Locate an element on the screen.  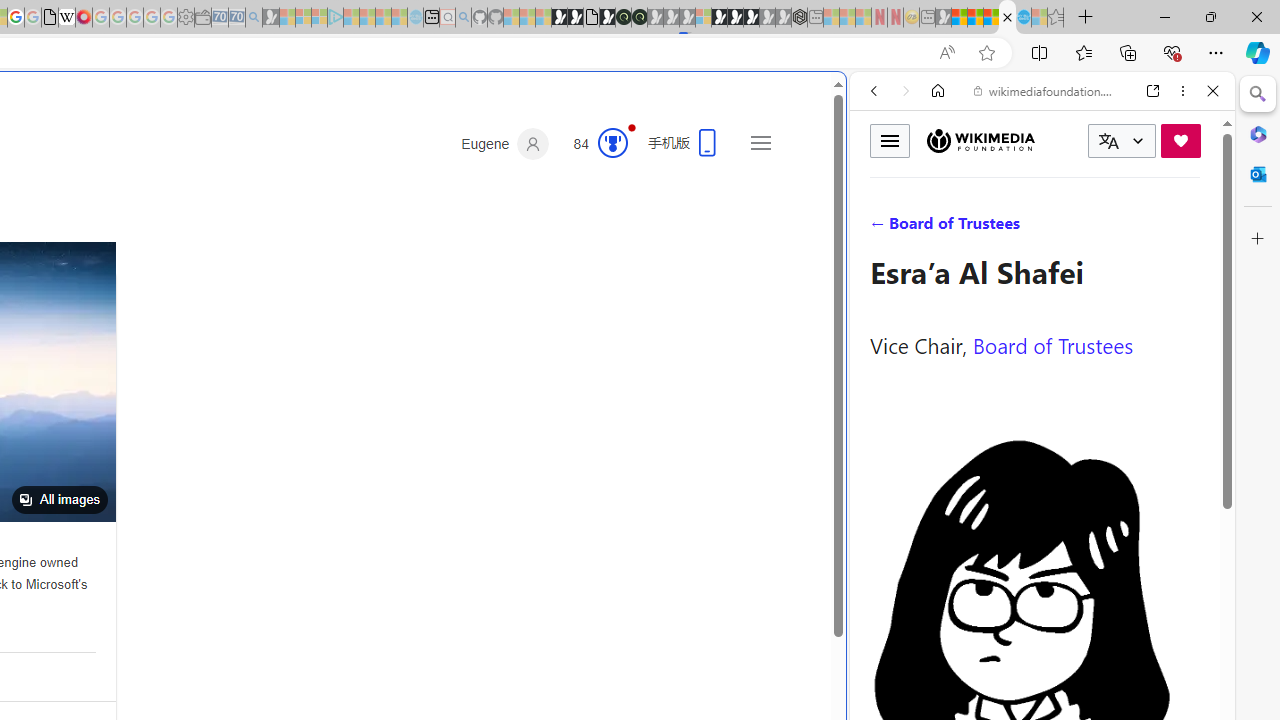
'All images' is located at coordinates (59, 499).